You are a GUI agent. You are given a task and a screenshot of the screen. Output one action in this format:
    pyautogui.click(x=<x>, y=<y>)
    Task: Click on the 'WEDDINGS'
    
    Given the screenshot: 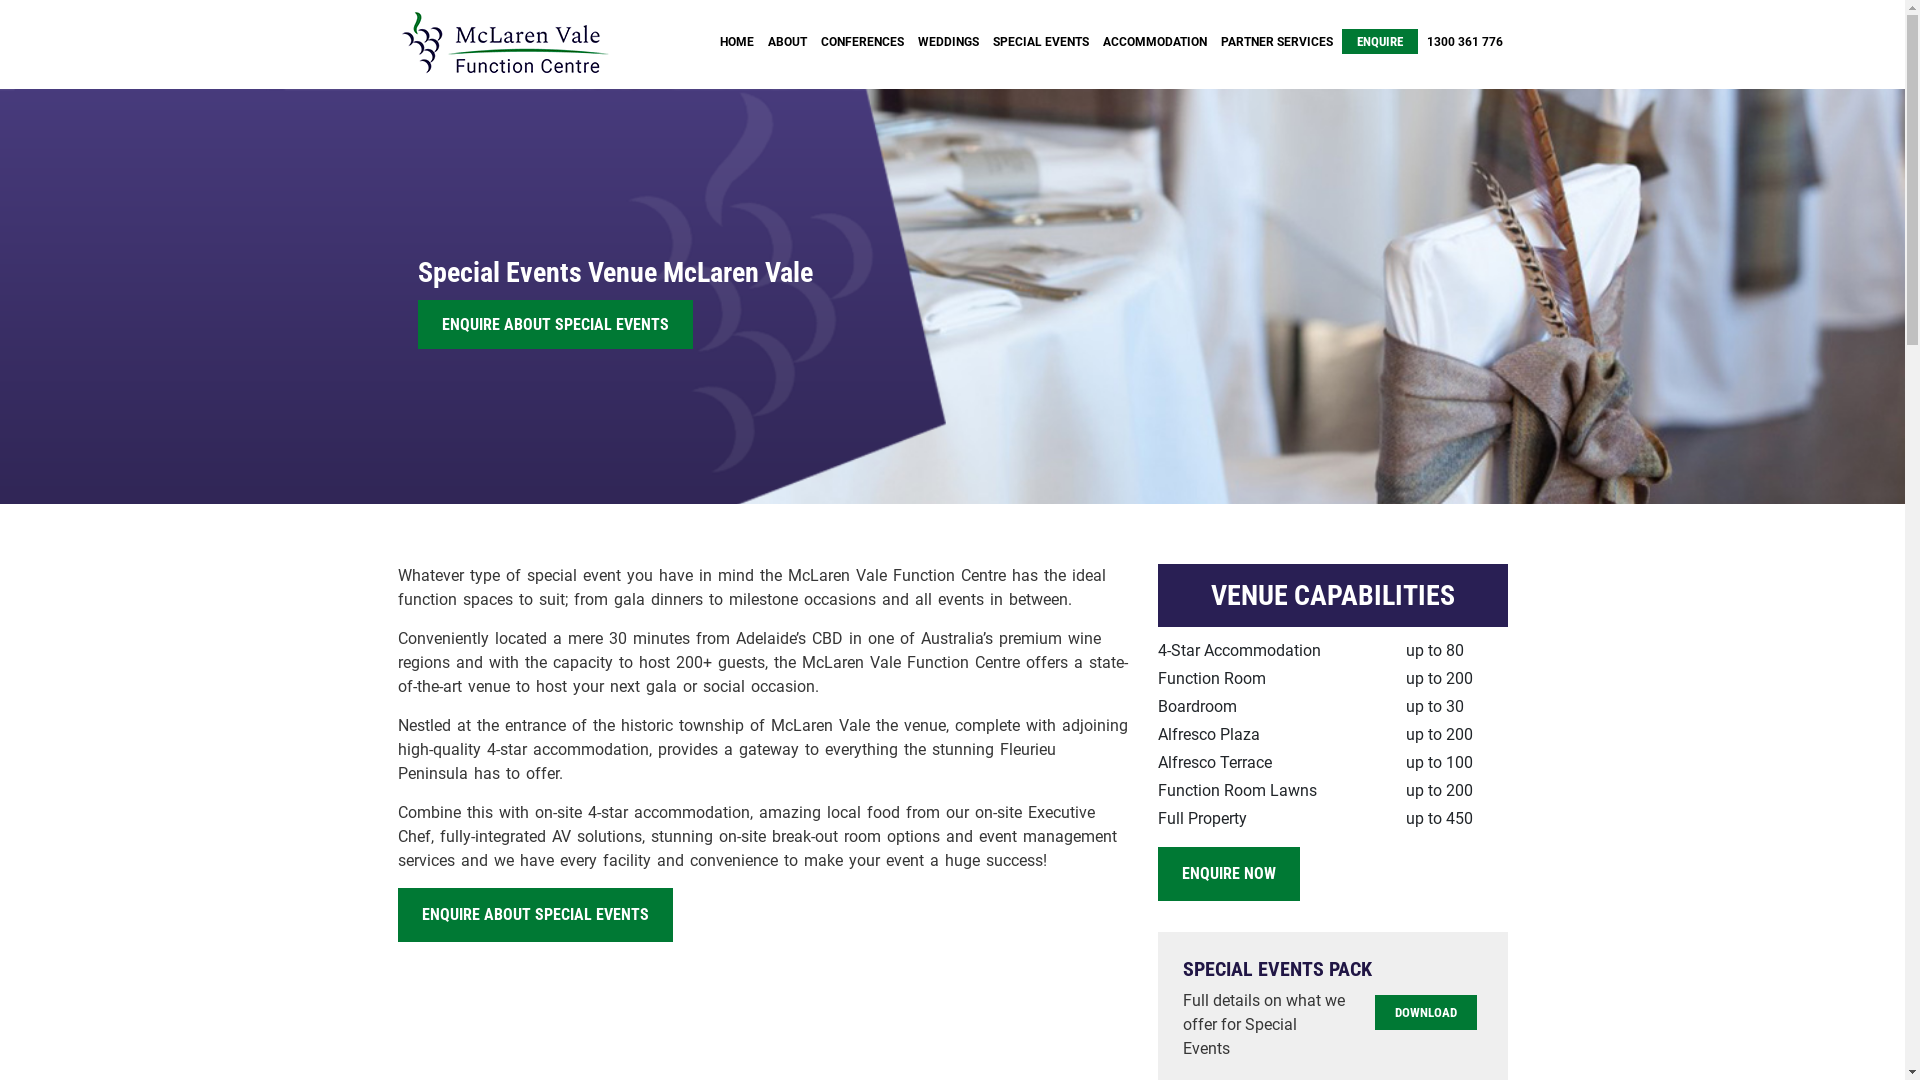 What is the action you would take?
    pyautogui.click(x=911, y=42)
    